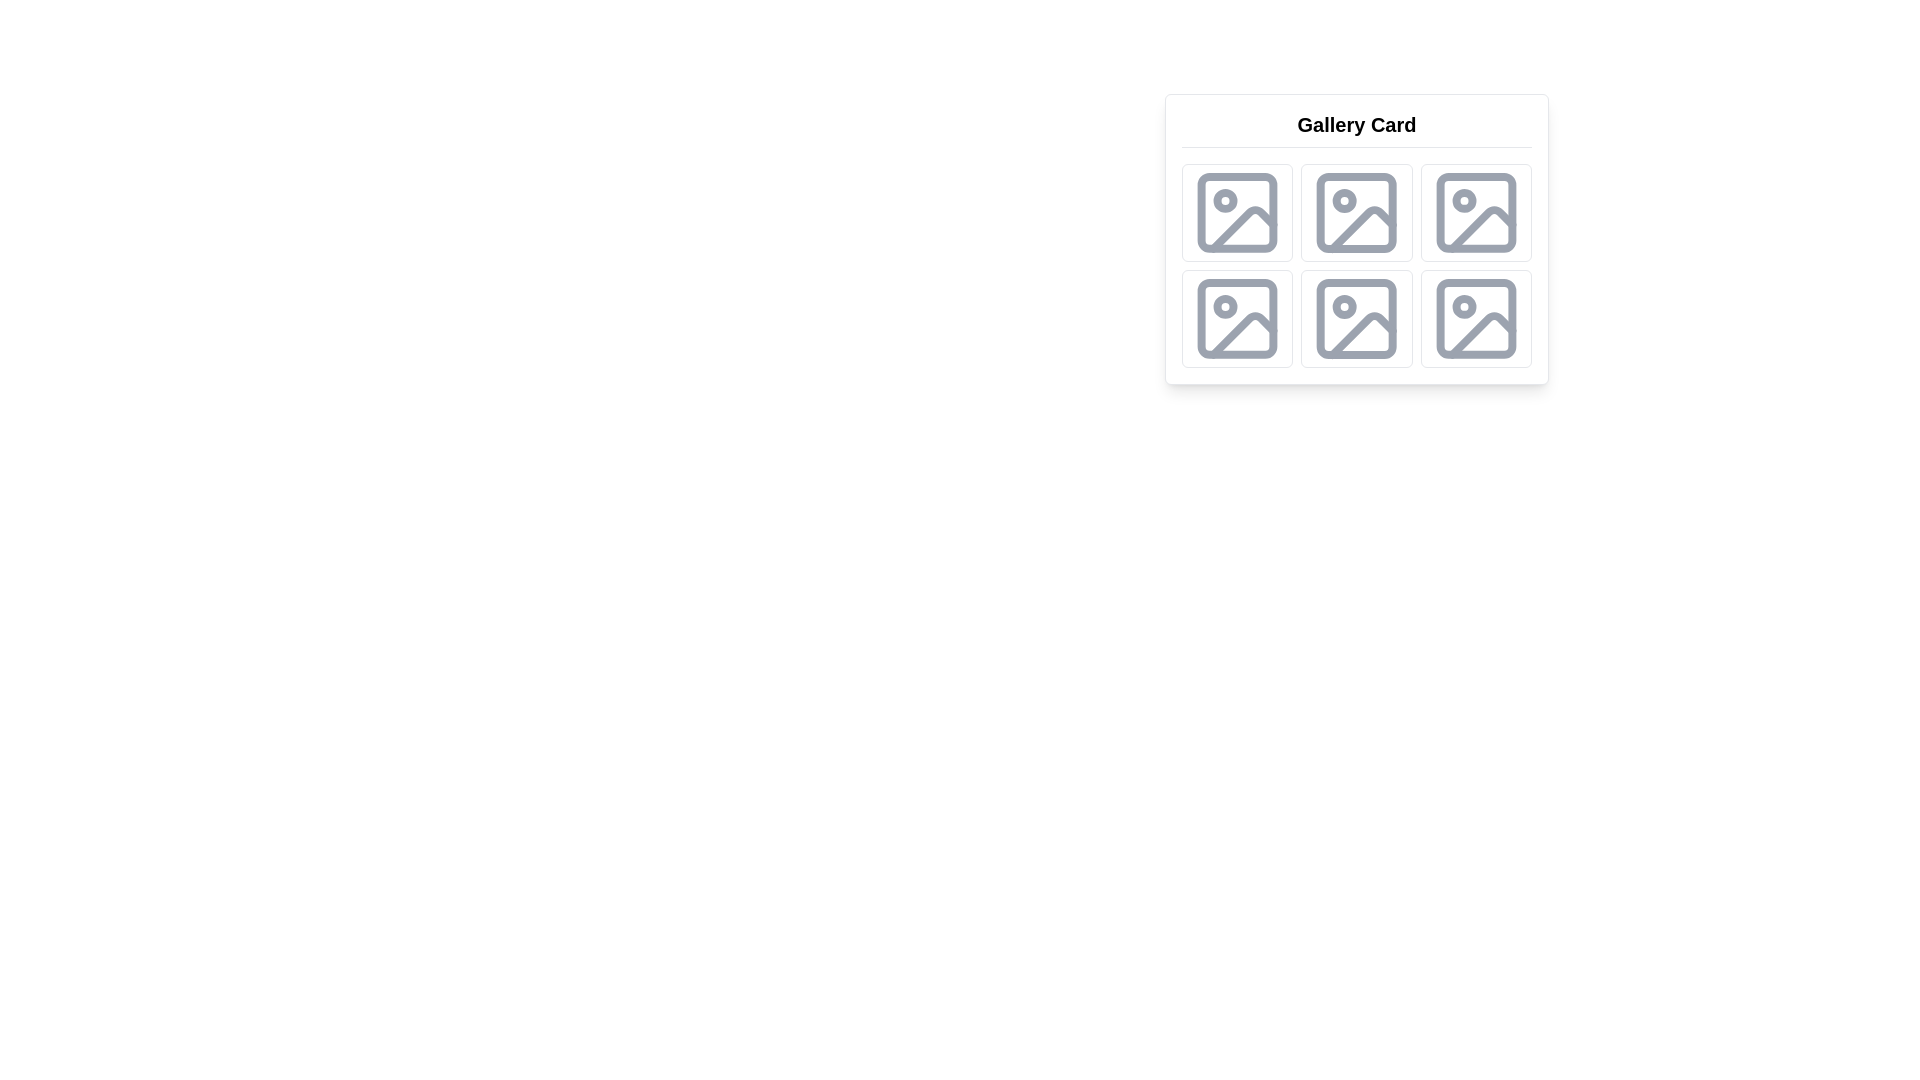 The image size is (1920, 1080). Describe the element at coordinates (1357, 212) in the screenshot. I see `the image placeholder icon in the Gallery Card, which is the middle element of the second row in a 3x3 matrix layout and is associated with the caption 'Caption 2'` at that location.